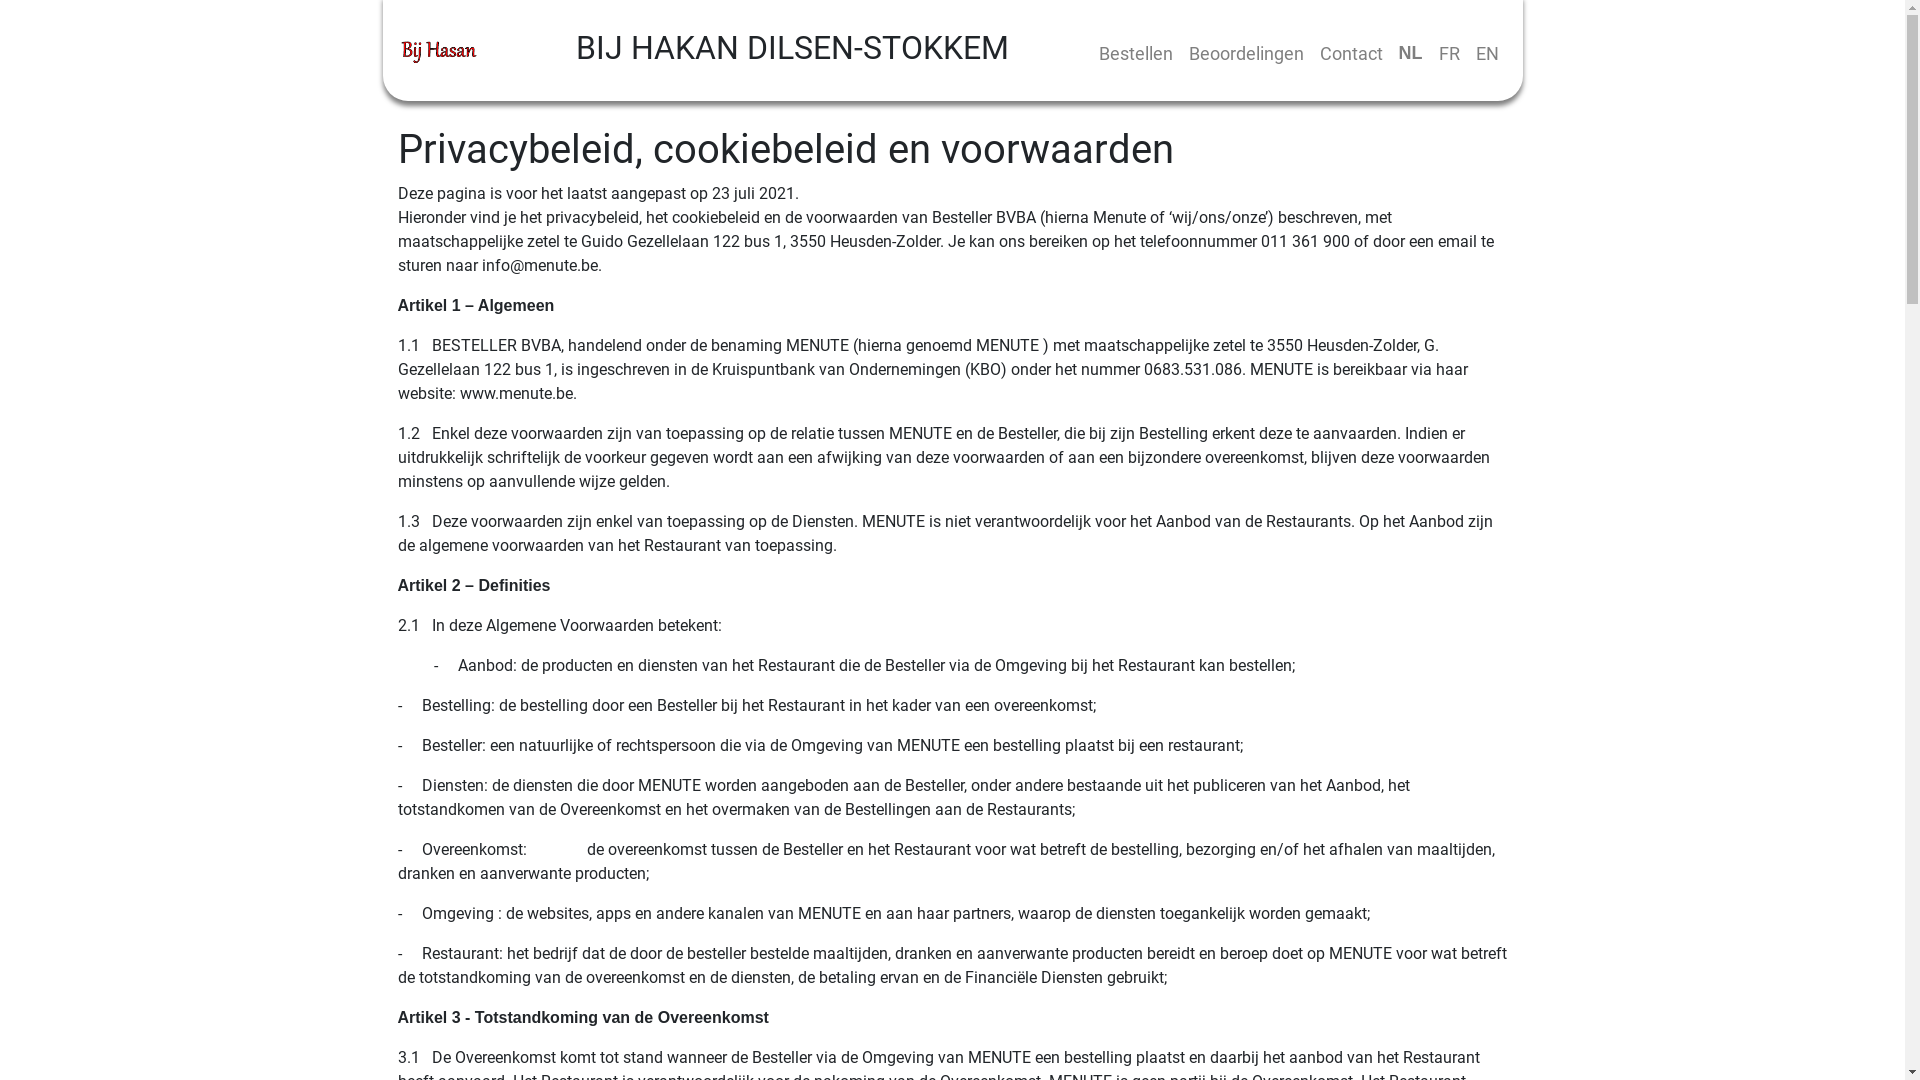  Describe the element at coordinates (1487, 52) in the screenshot. I see `'EN'` at that location.